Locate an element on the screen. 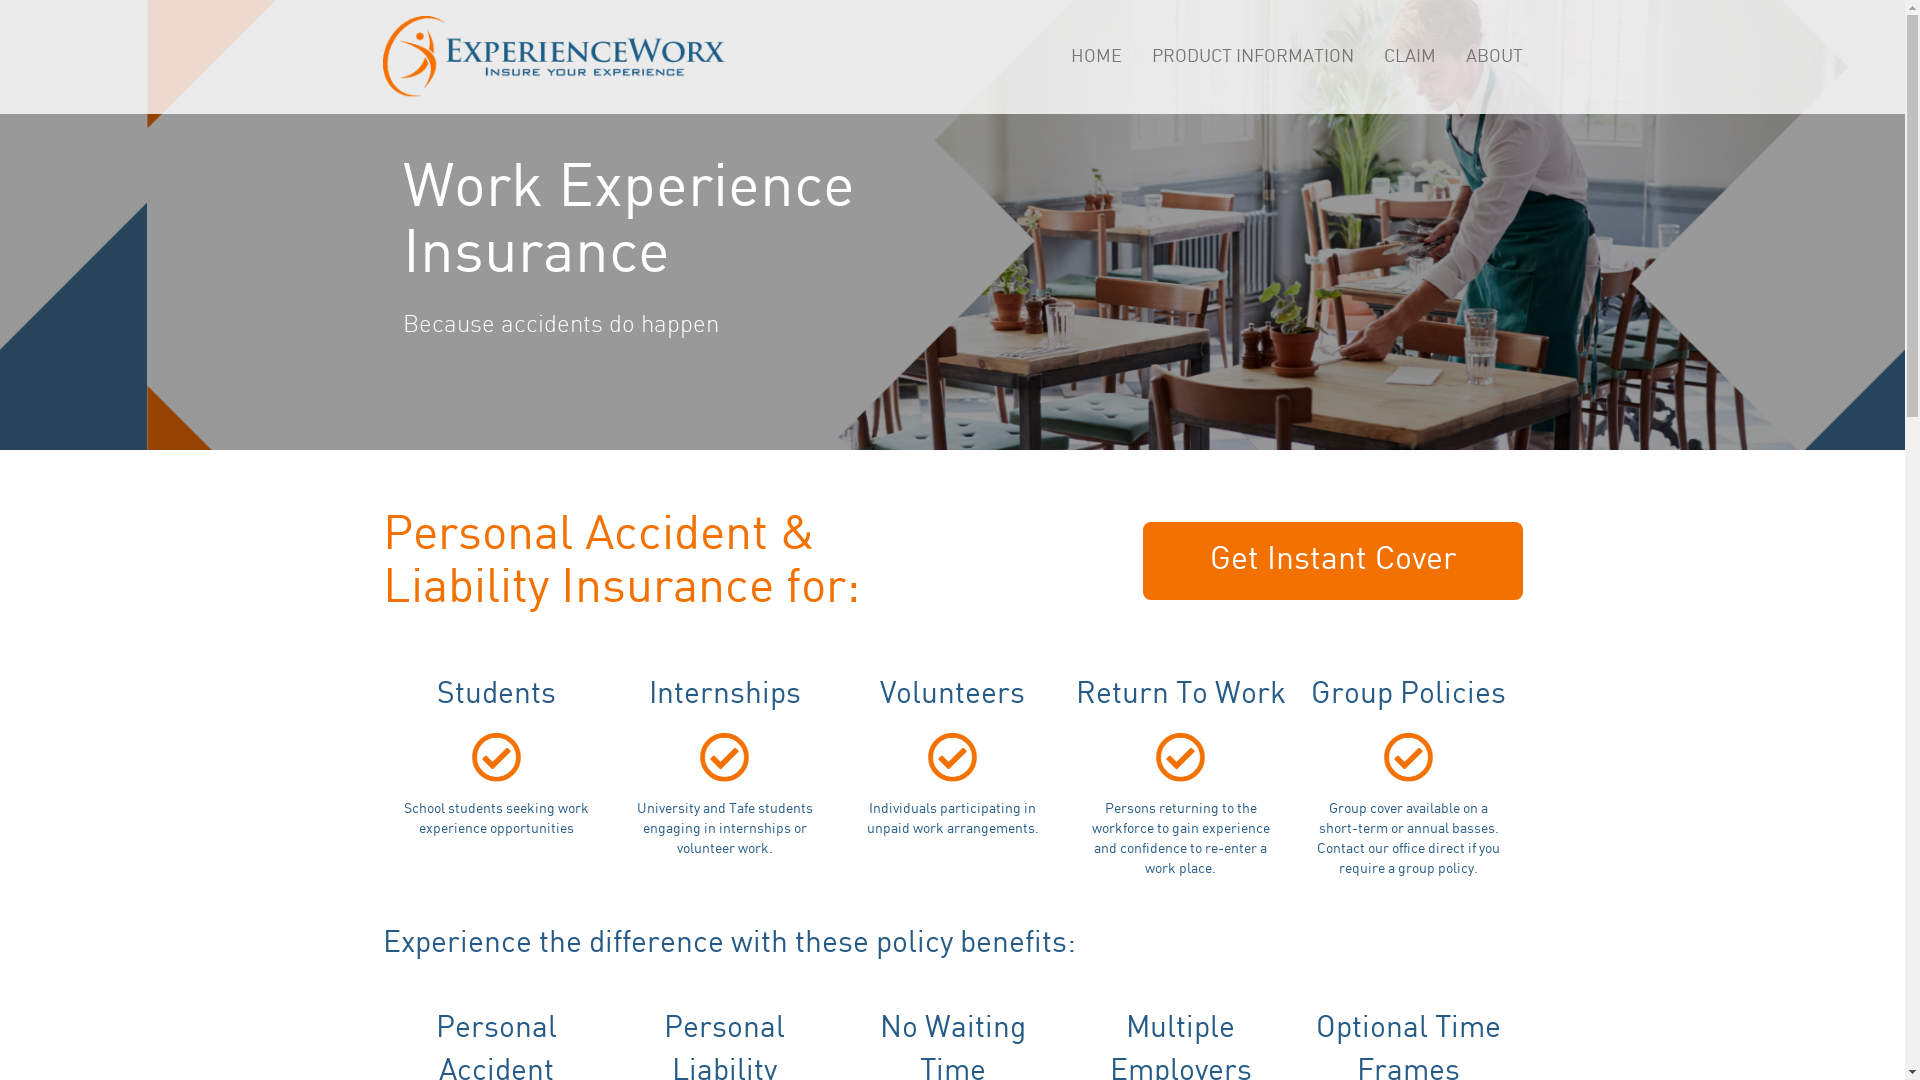 The image size is (1920, 1080). 'Get Instant Cover' is located at coordinates (1332, 560).